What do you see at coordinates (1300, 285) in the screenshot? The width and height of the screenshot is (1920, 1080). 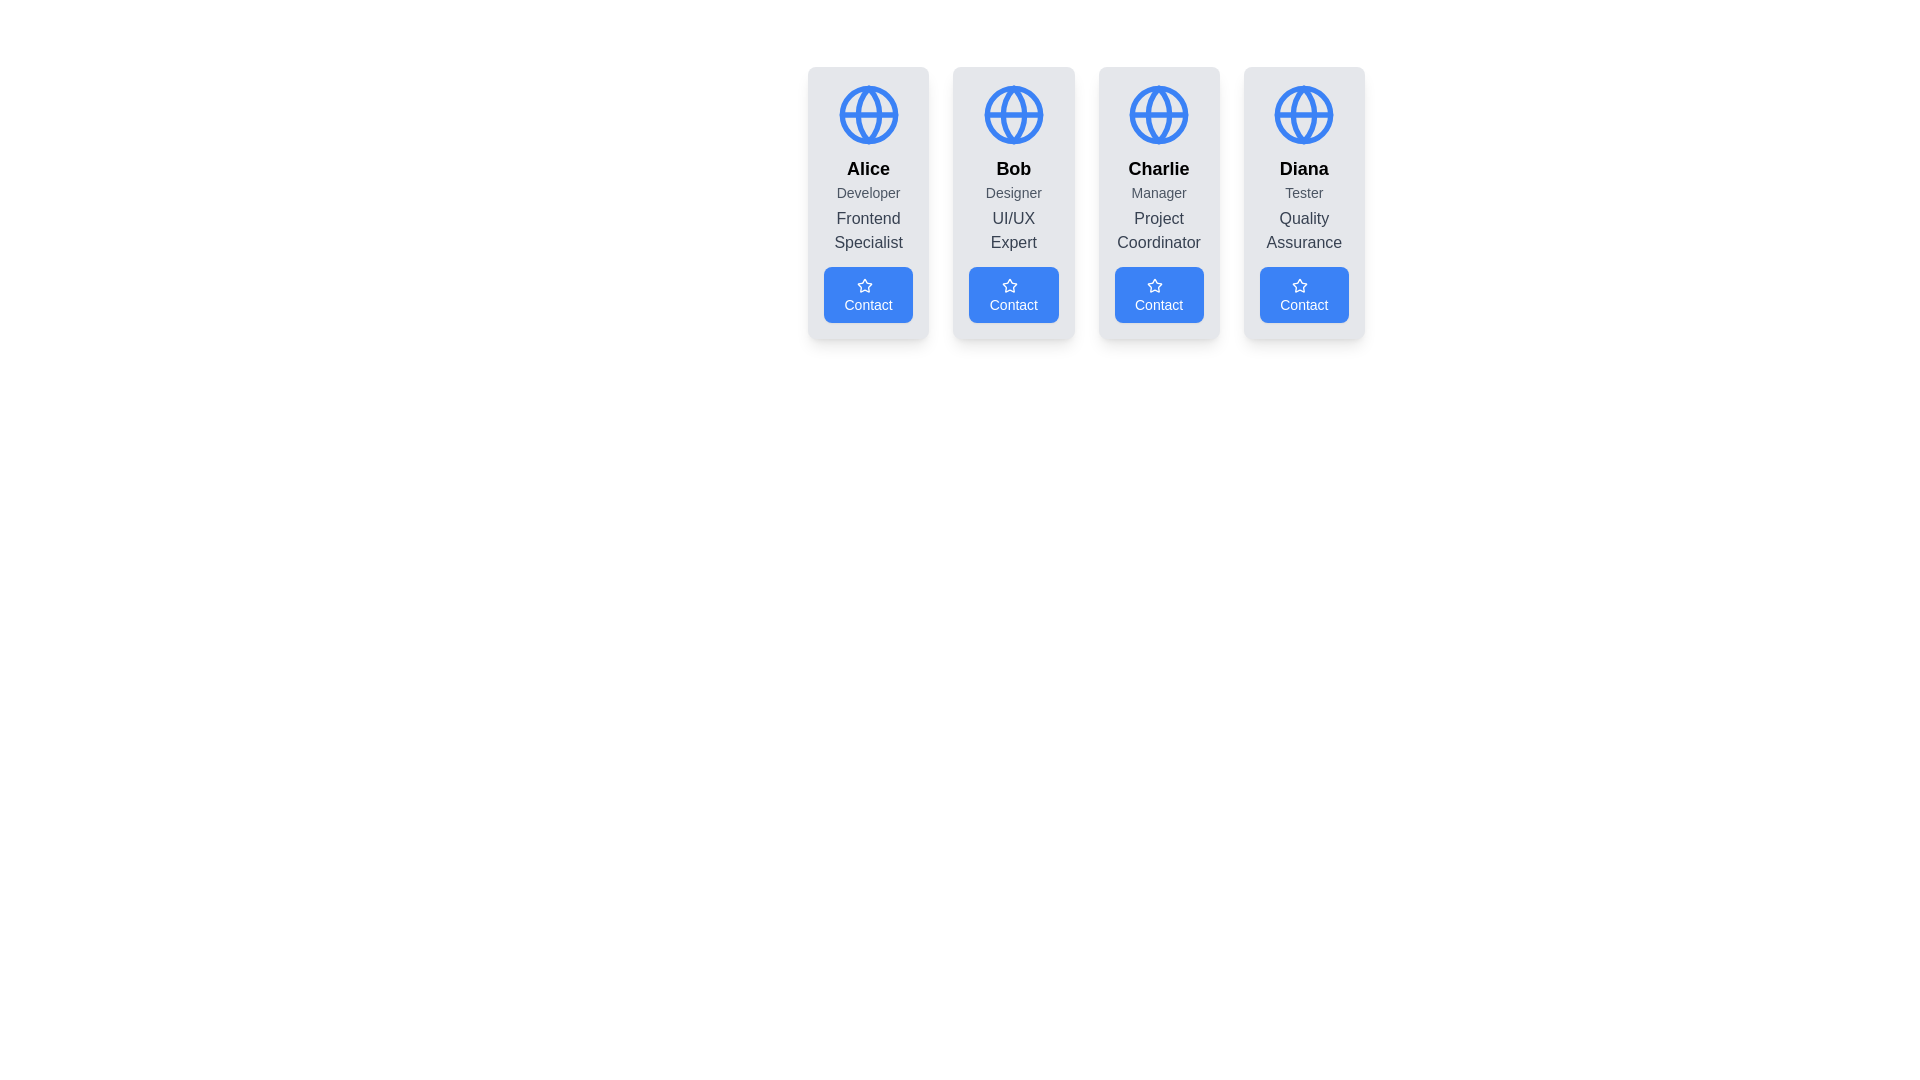 I see `the star icon, which serves as a visual indicator for marking items as favorites, located in the card for 'Diana' above the 'Contact' button` at bounding box center [1300, 285].